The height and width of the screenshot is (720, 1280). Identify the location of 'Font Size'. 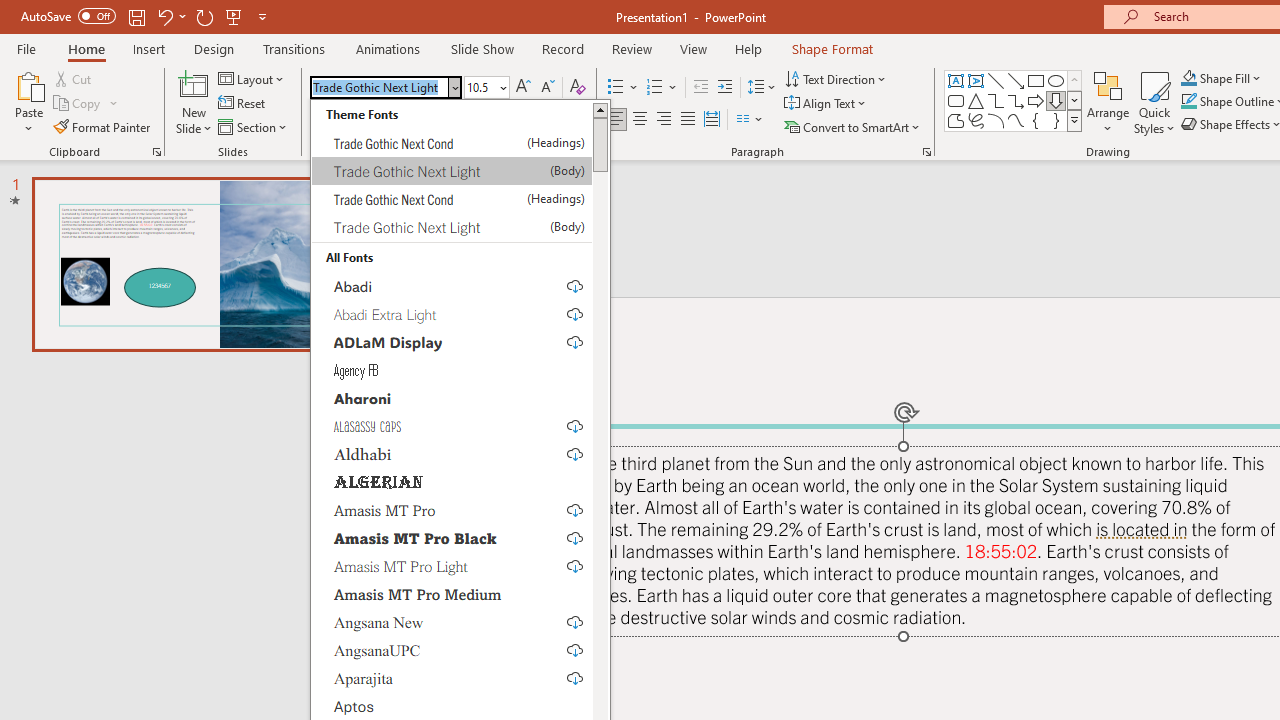
(480, 86).